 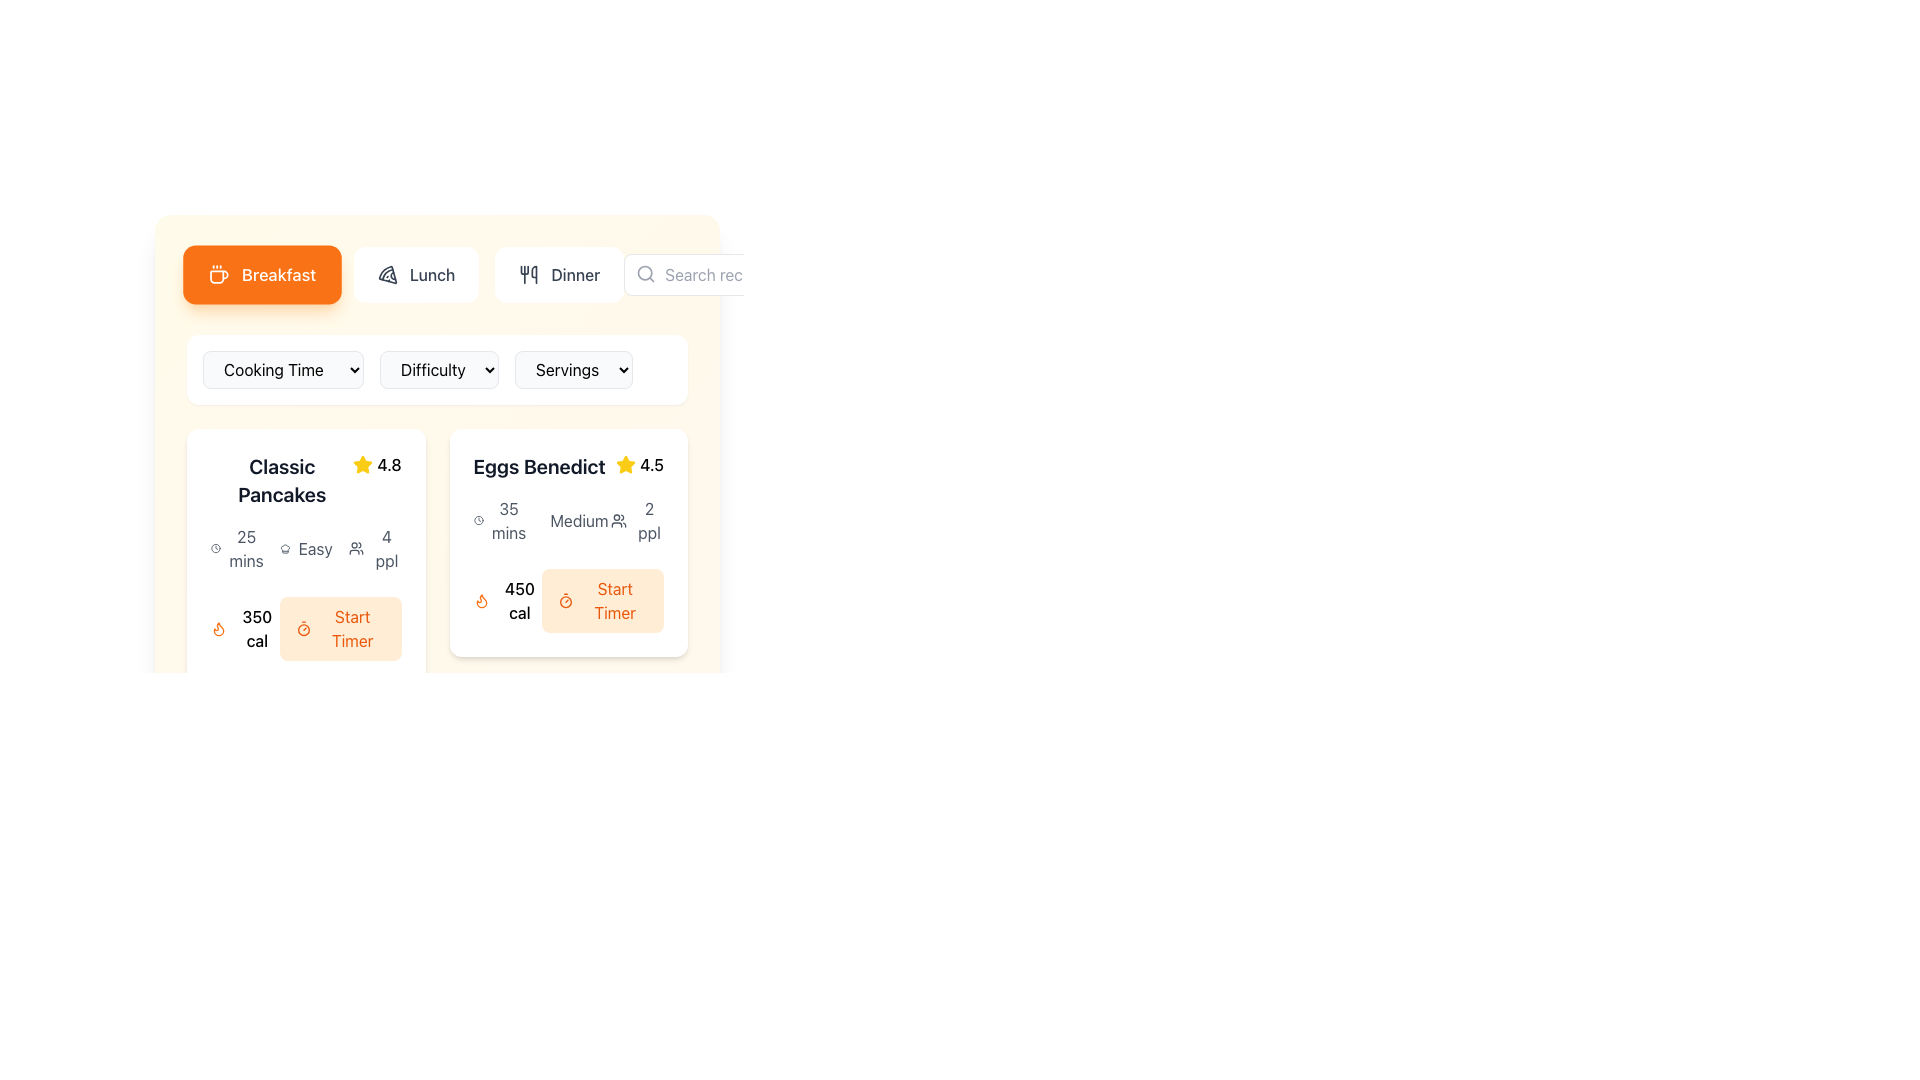 What do you see at coordinates (256, 627) in the screenshot?
I see `the calorie count text label for the 'Classic Pancakes' dish located in the bottom-left corner of the card, adjacent to the orange 'Start Timer' button` at bounding box center [256, 627].